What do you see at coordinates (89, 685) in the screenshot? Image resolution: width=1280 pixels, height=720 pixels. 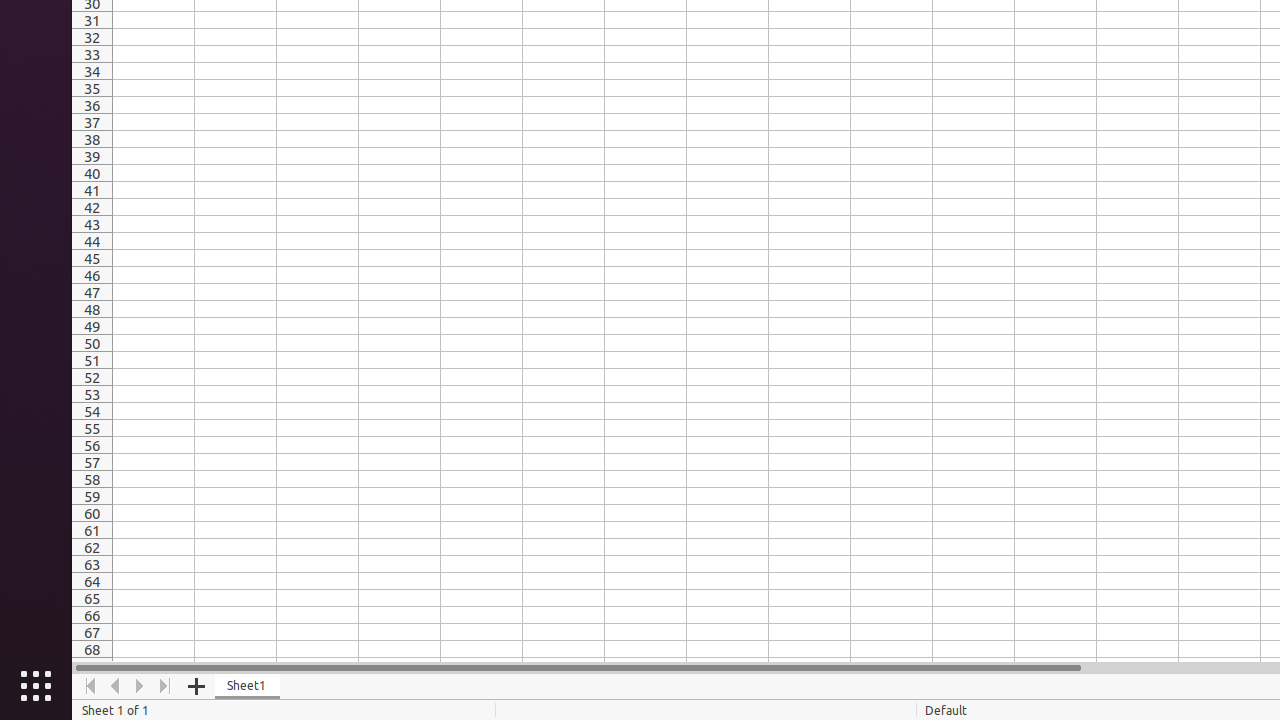 I see `'Move To Home'` at bounding box center [89, 685].